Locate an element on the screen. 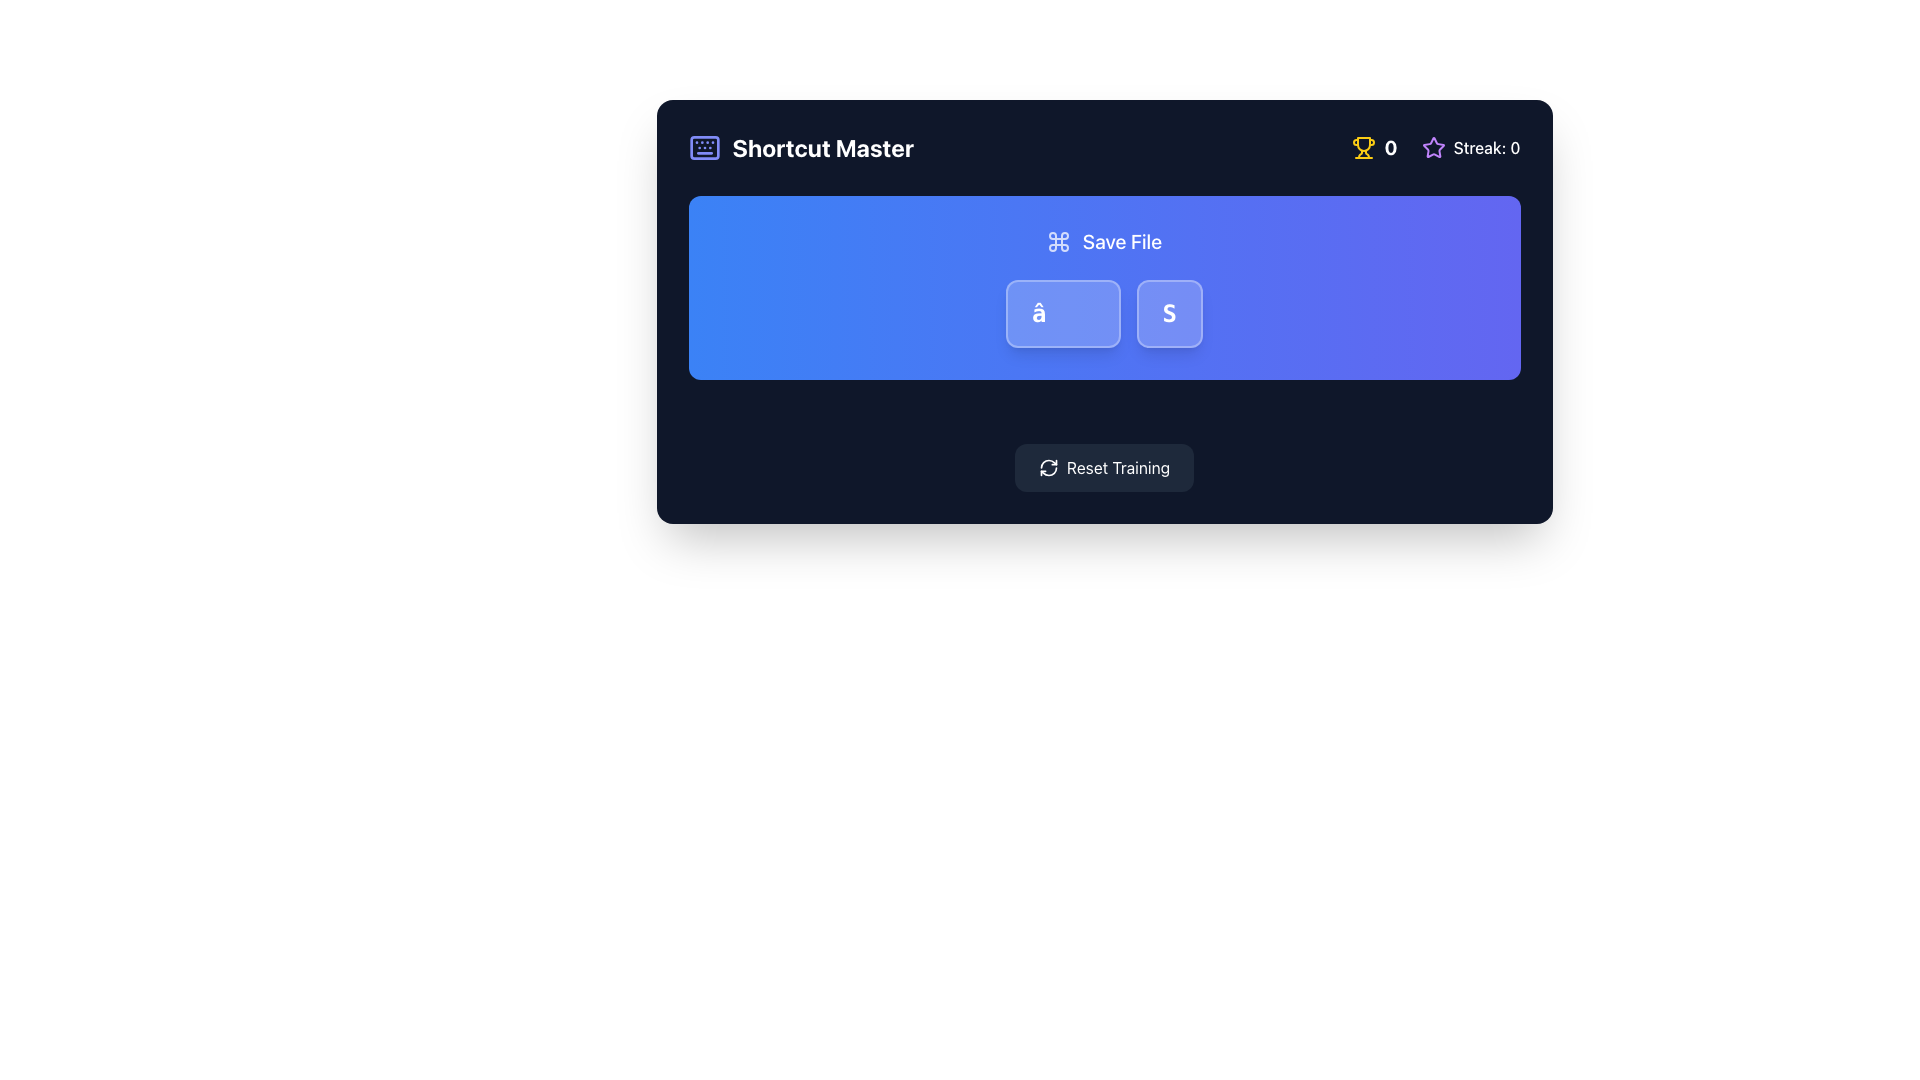 The width and height of the screenshot is (1920, 1080). the numeric value text component located at the top right corner of the UI, adjacent to the trophy icon is located at coordinates (1390, 146).